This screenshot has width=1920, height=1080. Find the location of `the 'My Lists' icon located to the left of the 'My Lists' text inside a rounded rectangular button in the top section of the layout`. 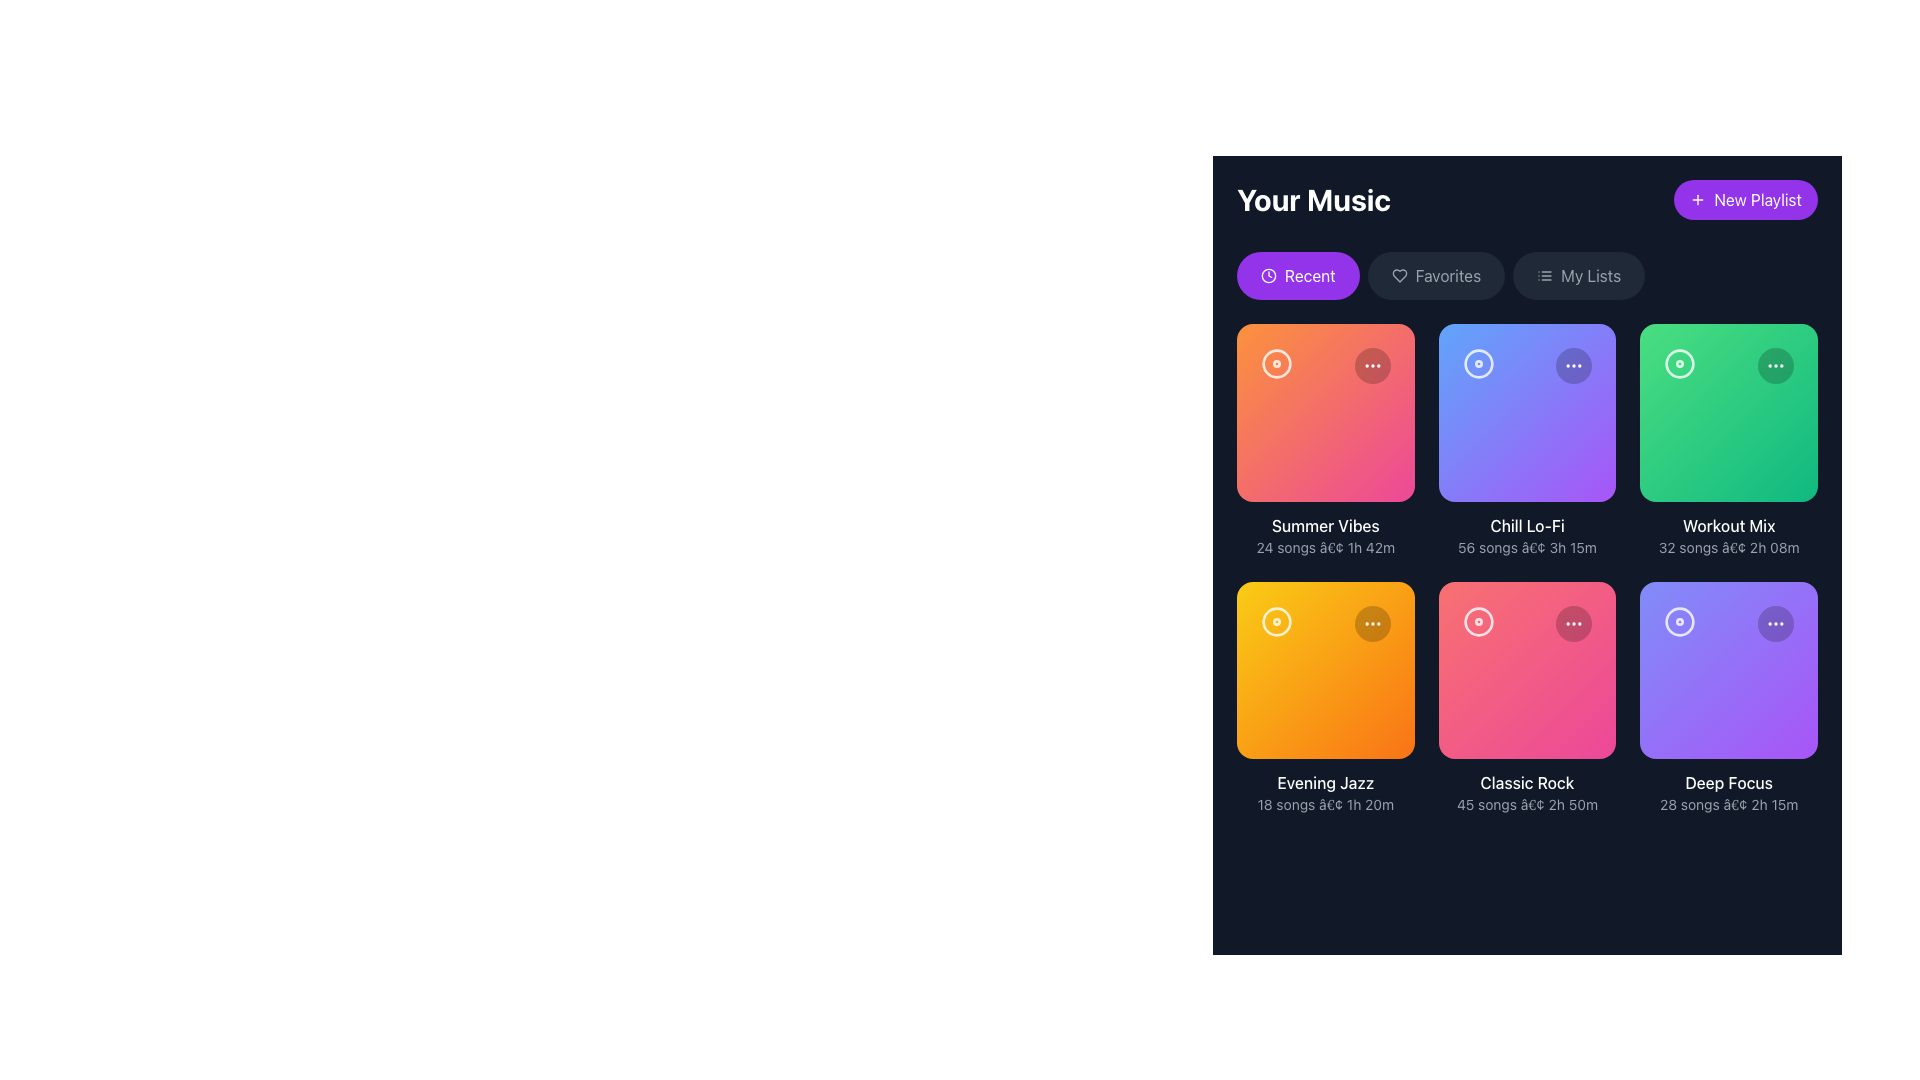

the 'My Lists' icon located to the left of the 'My Lists' text inside a rounded rectangular button in the top section of the layout is located at coordinates (1544, 276).